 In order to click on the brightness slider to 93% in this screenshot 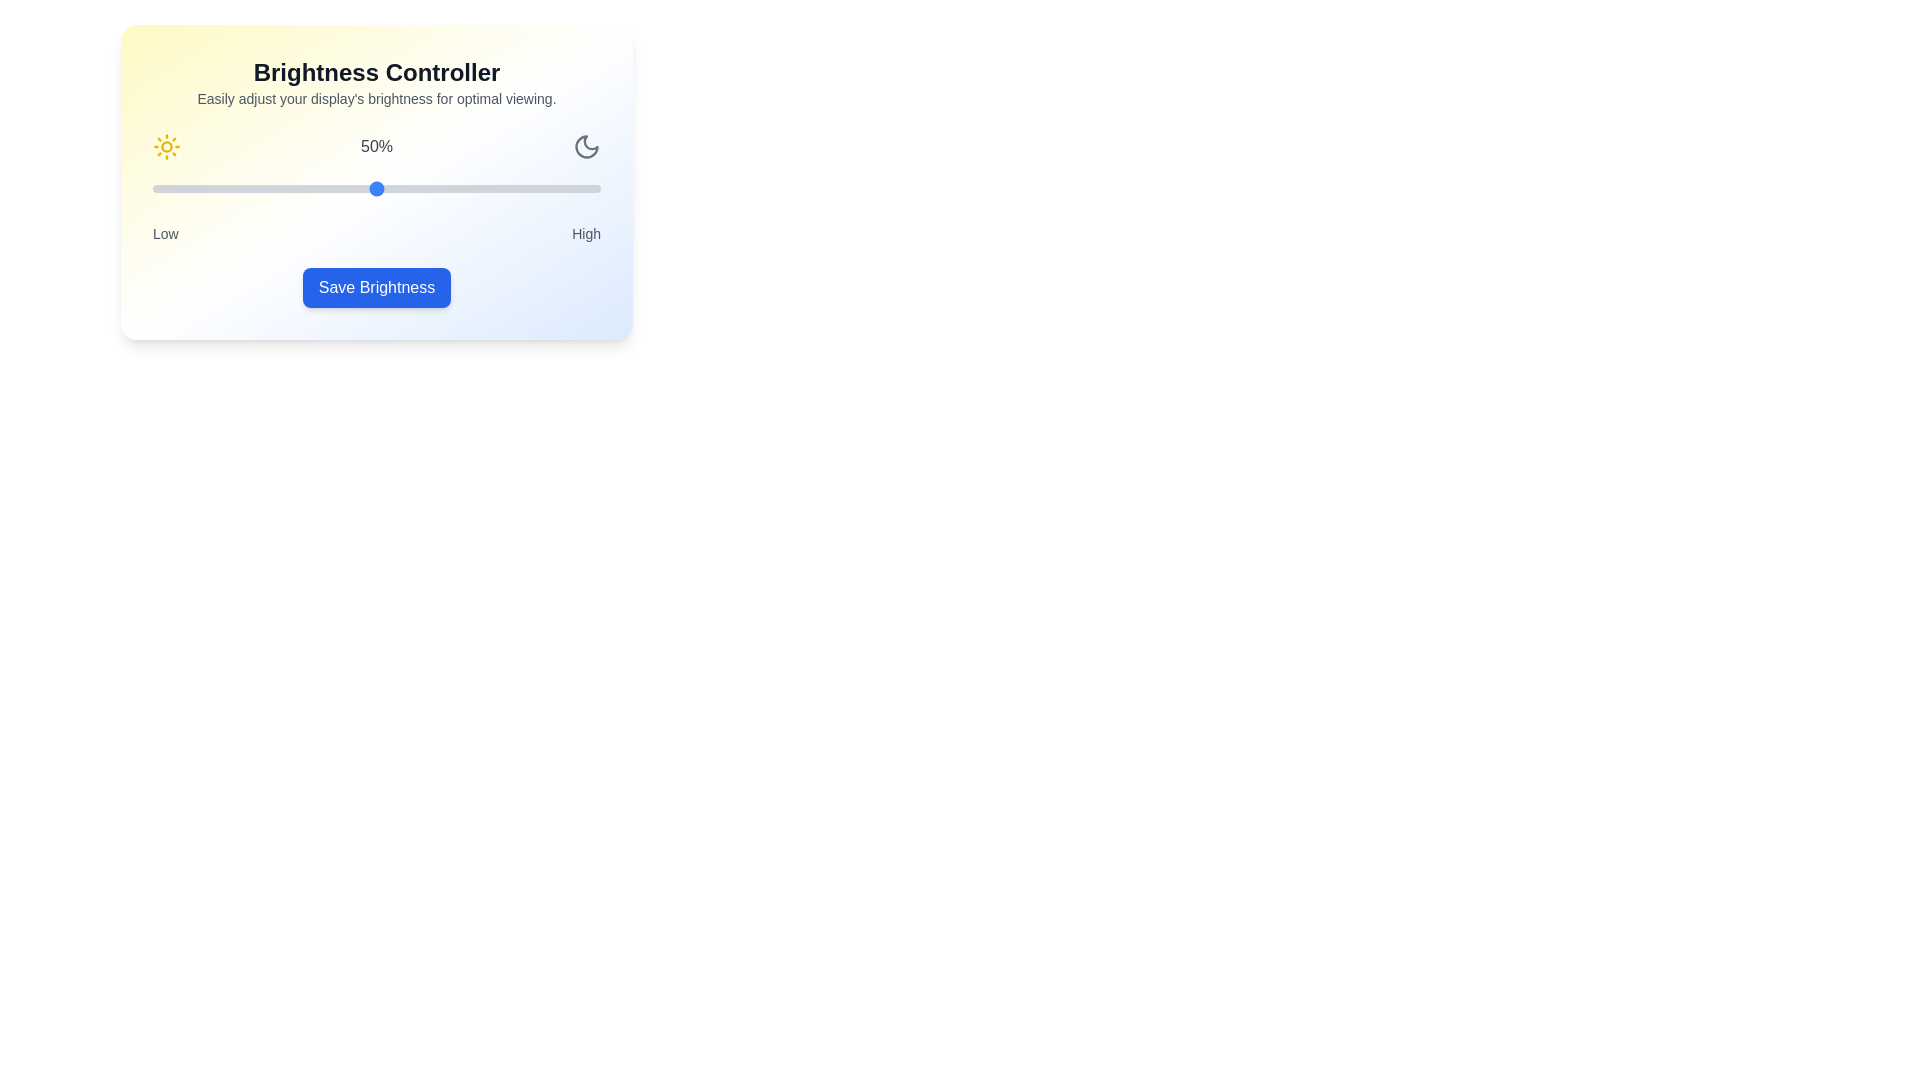, I will do `click(568, 189)`.